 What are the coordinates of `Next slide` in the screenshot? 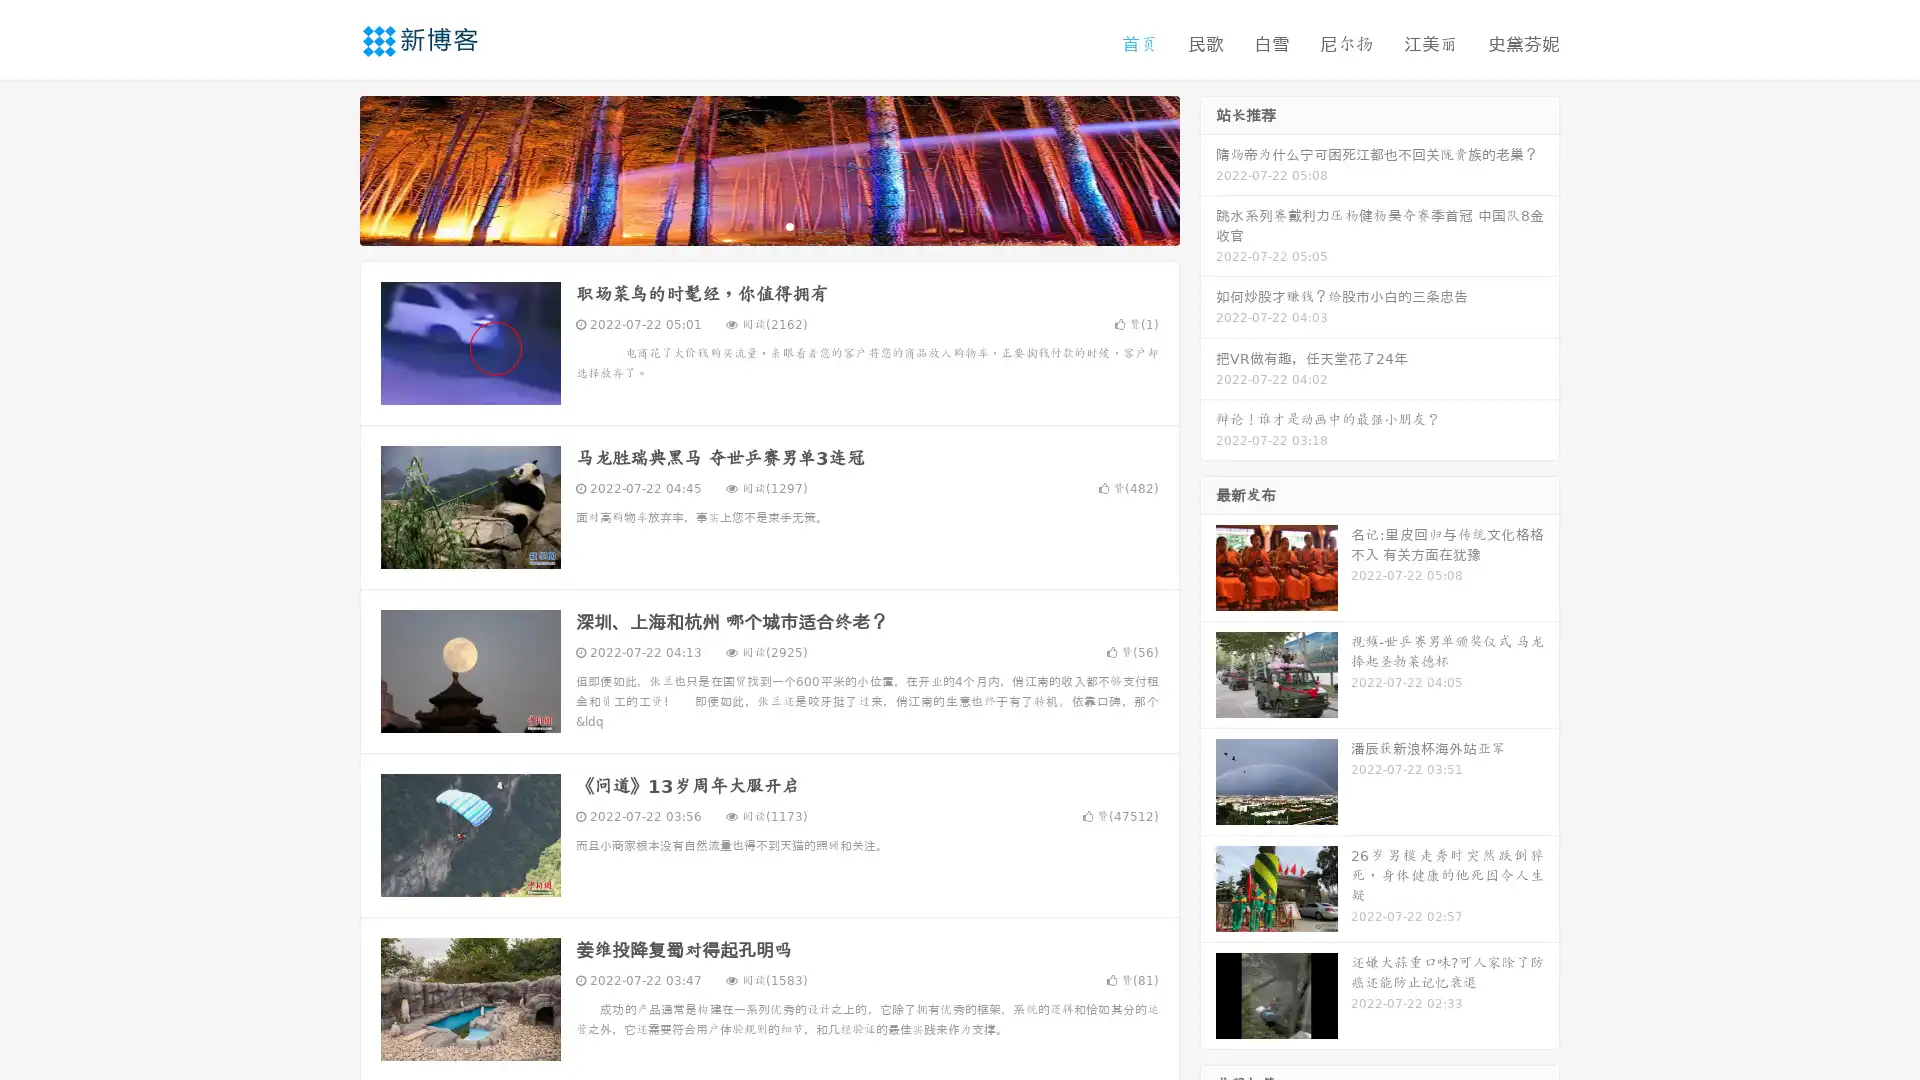 It's located at (1208, 168).